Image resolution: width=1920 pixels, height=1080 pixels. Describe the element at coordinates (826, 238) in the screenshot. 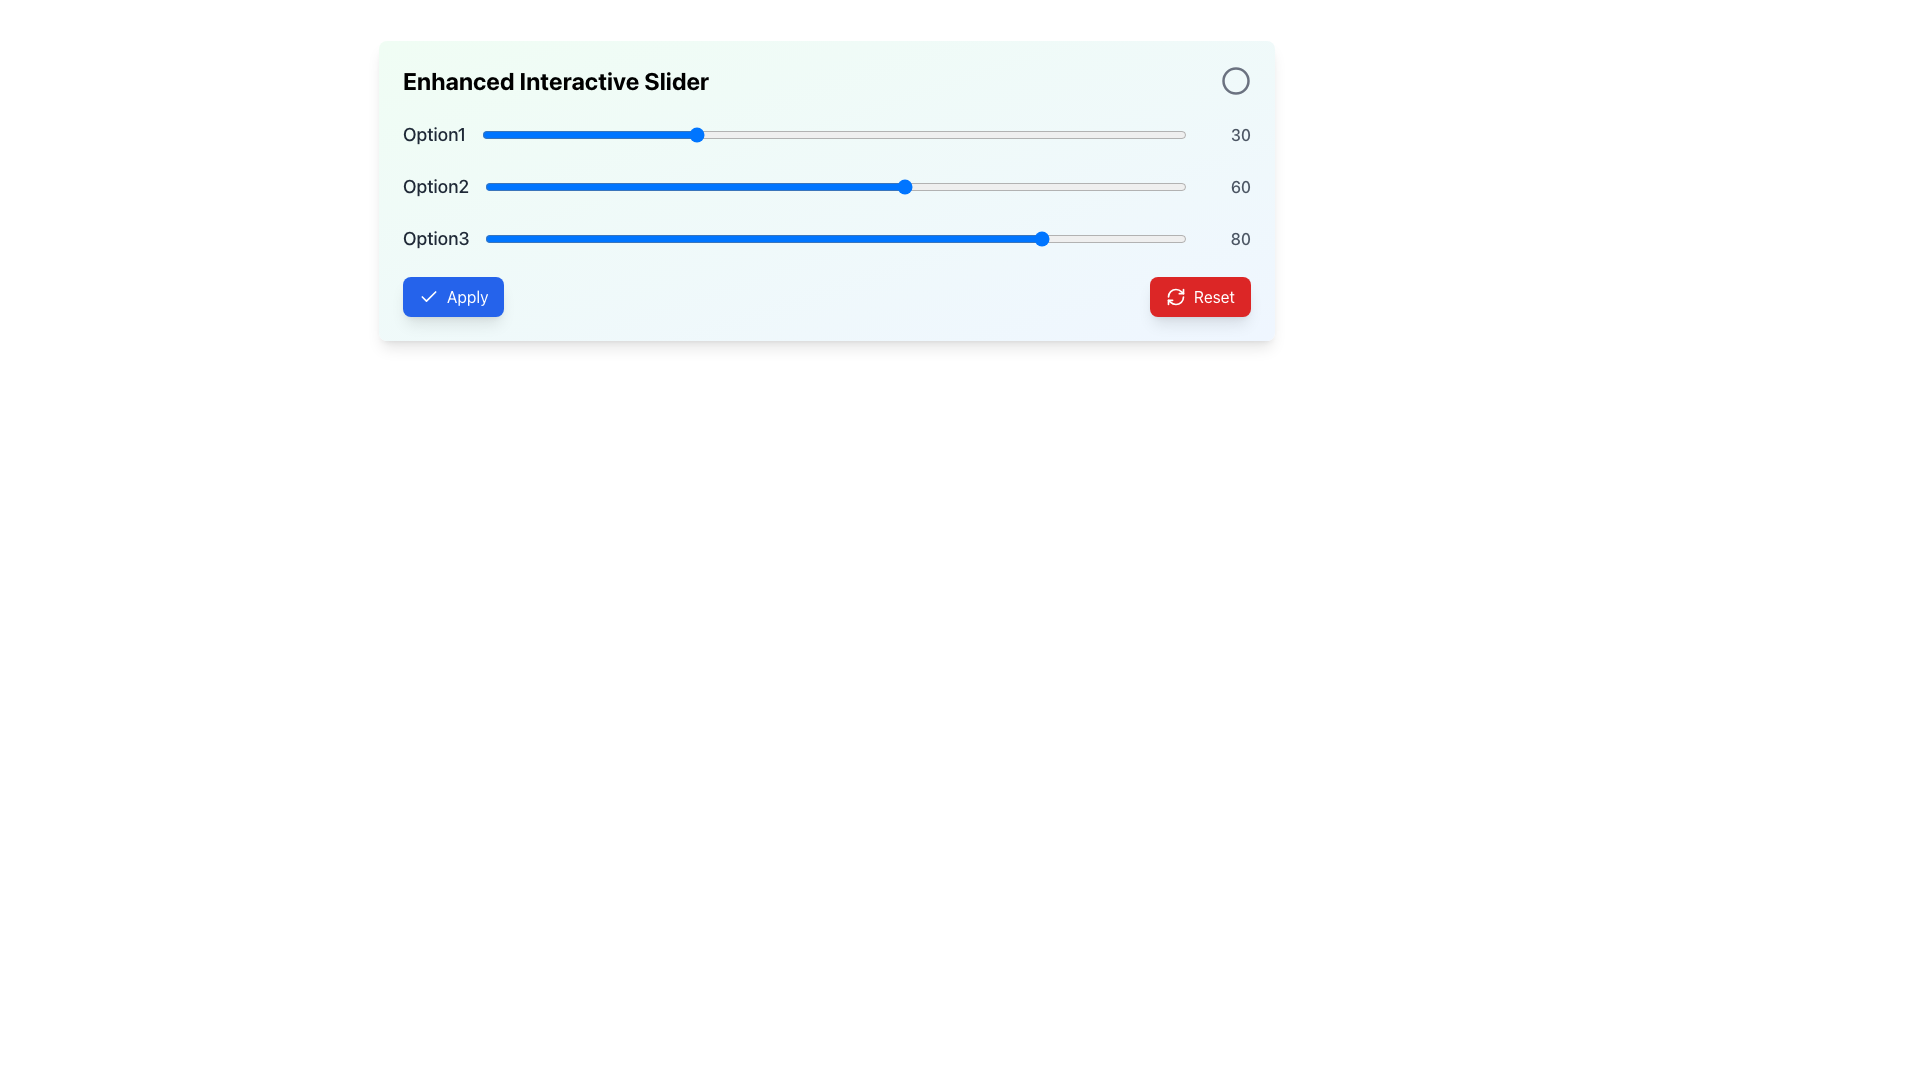

I see `the slider track of the third slider labeled Option3 to set a specific value` at that location.